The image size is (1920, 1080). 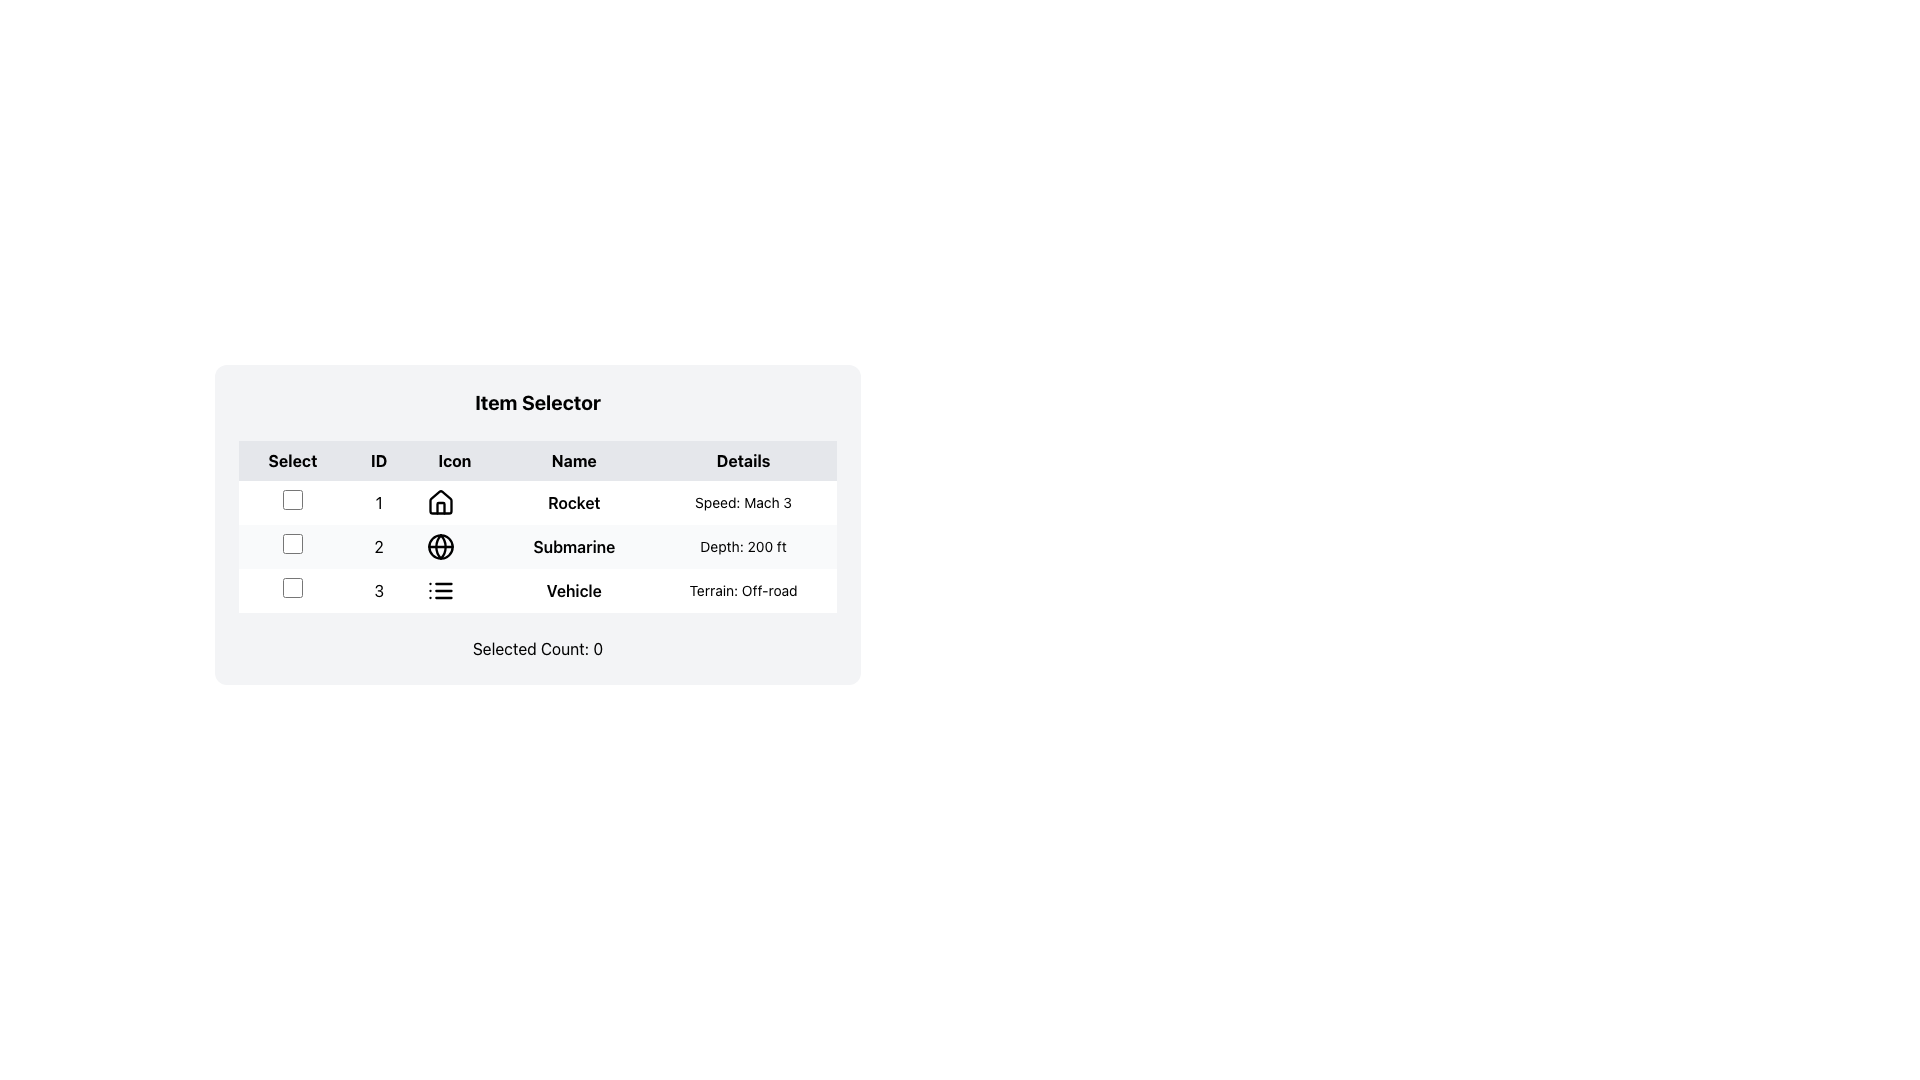 What do you see at coordinates (573, 501) in the screenshot?
I see `the non-interactive text label indicating the name of the item in the third column of the table row labeled '1'` at bounding box center [573, 501].